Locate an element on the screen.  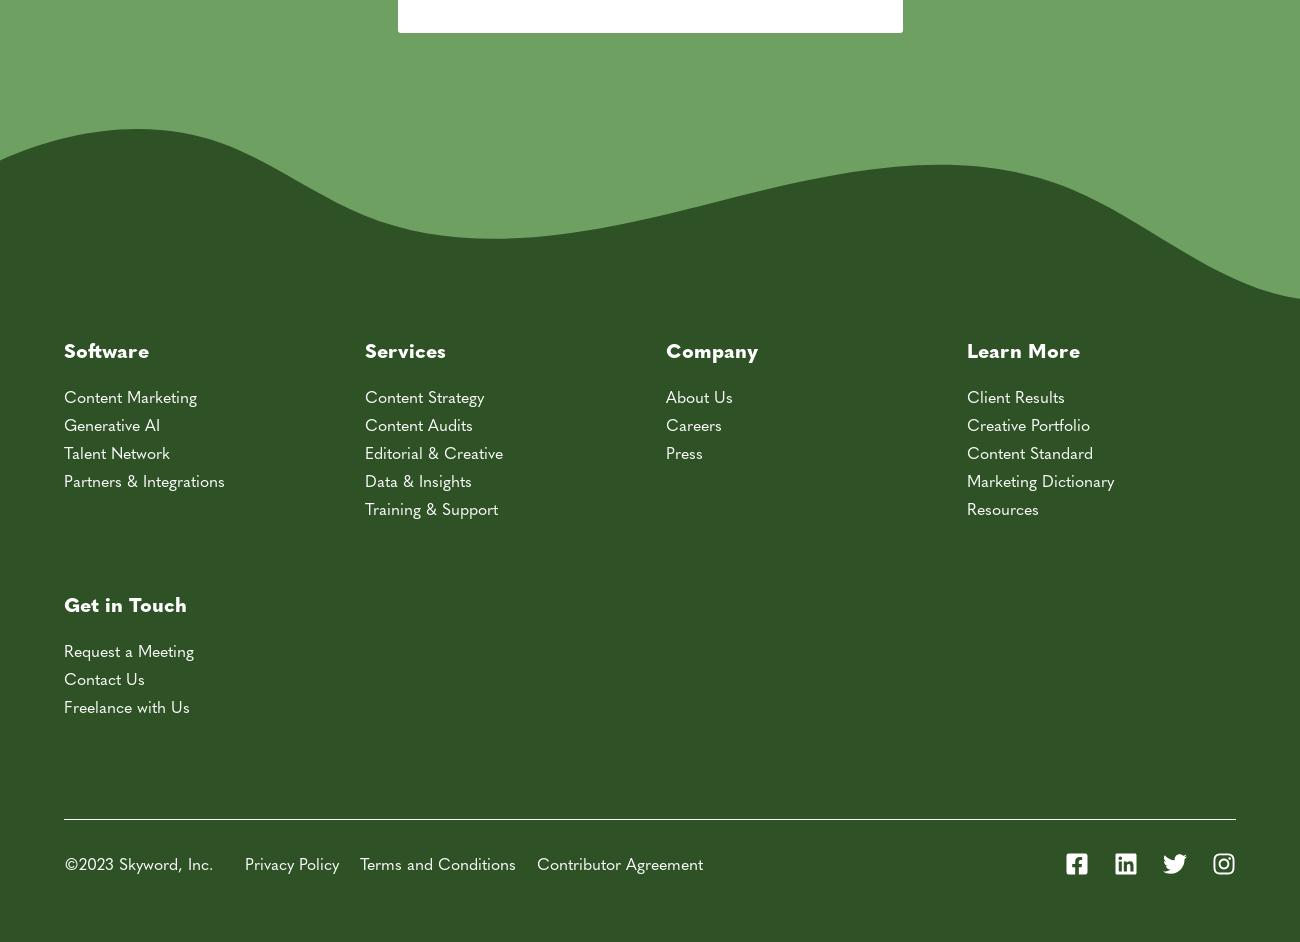
'Contact Us' is located at coordinates (104, 677).